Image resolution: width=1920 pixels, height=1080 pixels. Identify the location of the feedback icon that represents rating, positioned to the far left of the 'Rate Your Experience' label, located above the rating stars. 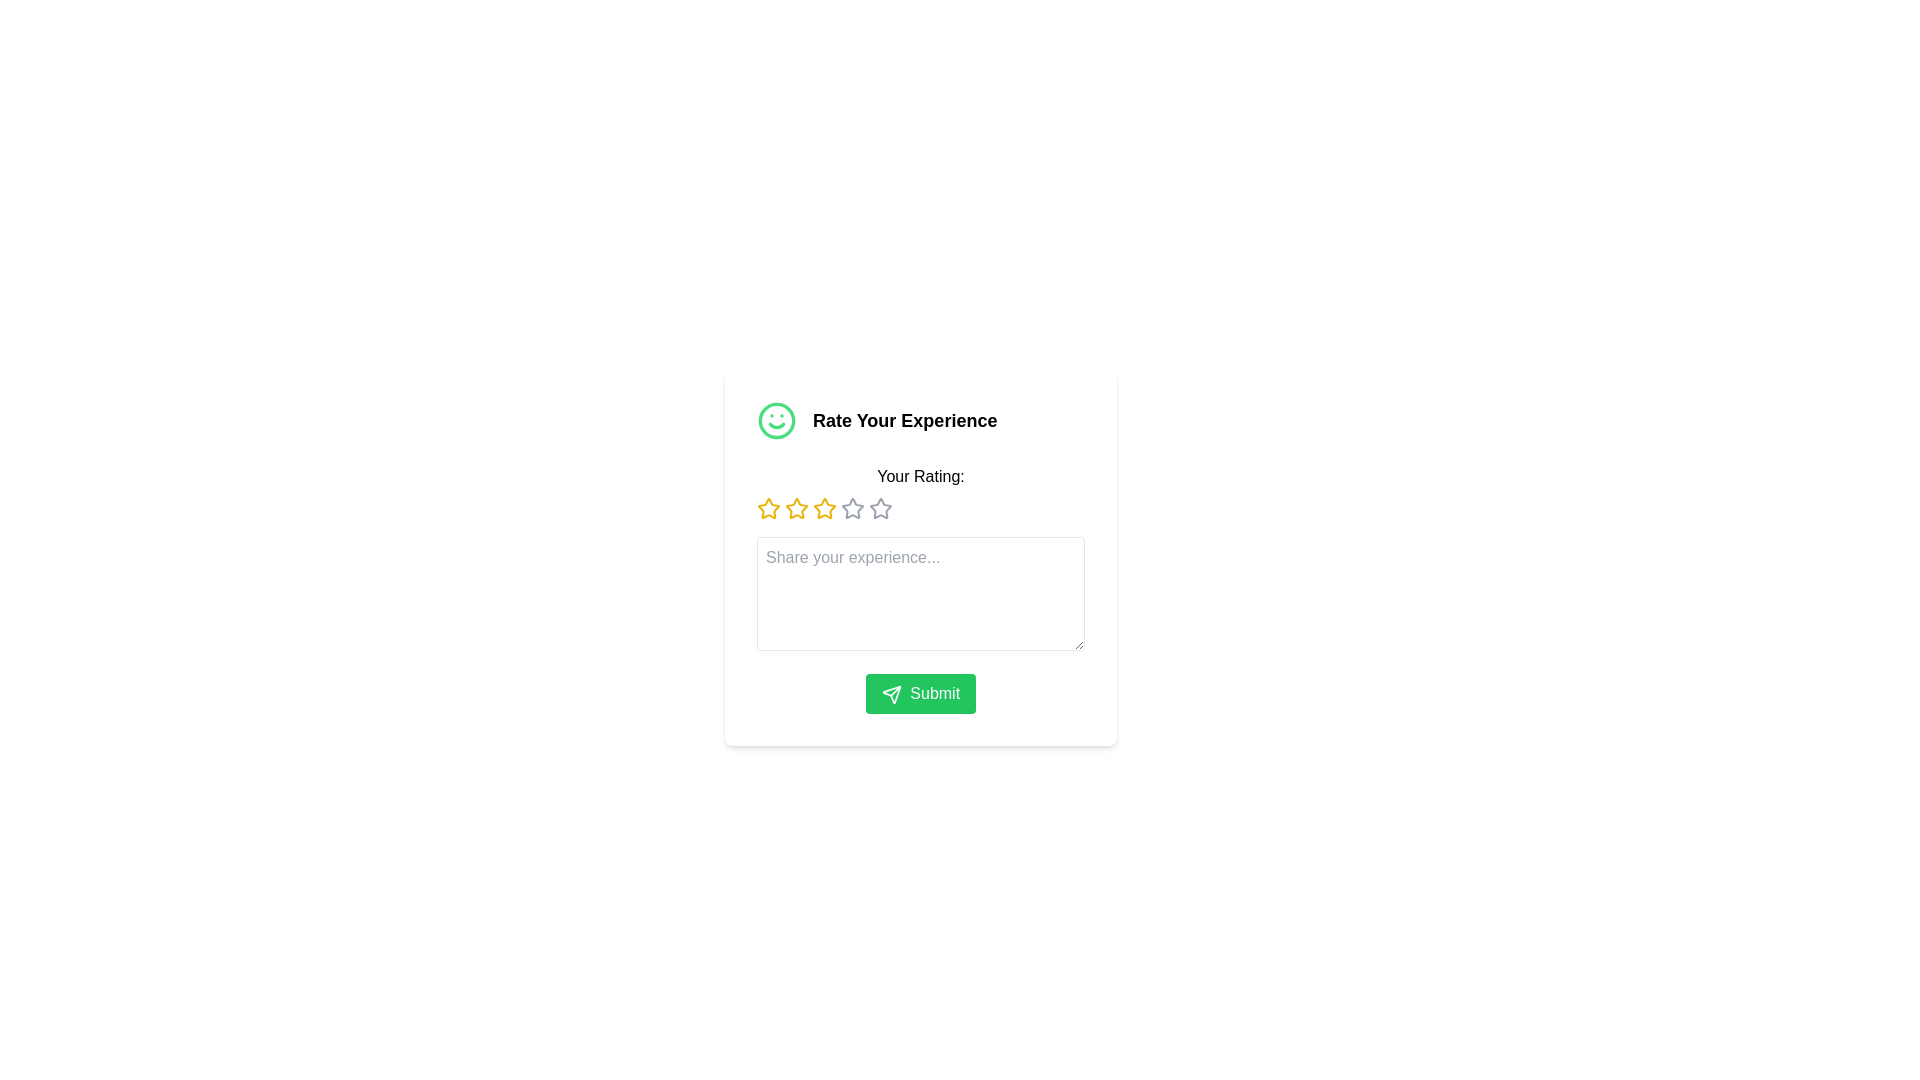
(776, 419).